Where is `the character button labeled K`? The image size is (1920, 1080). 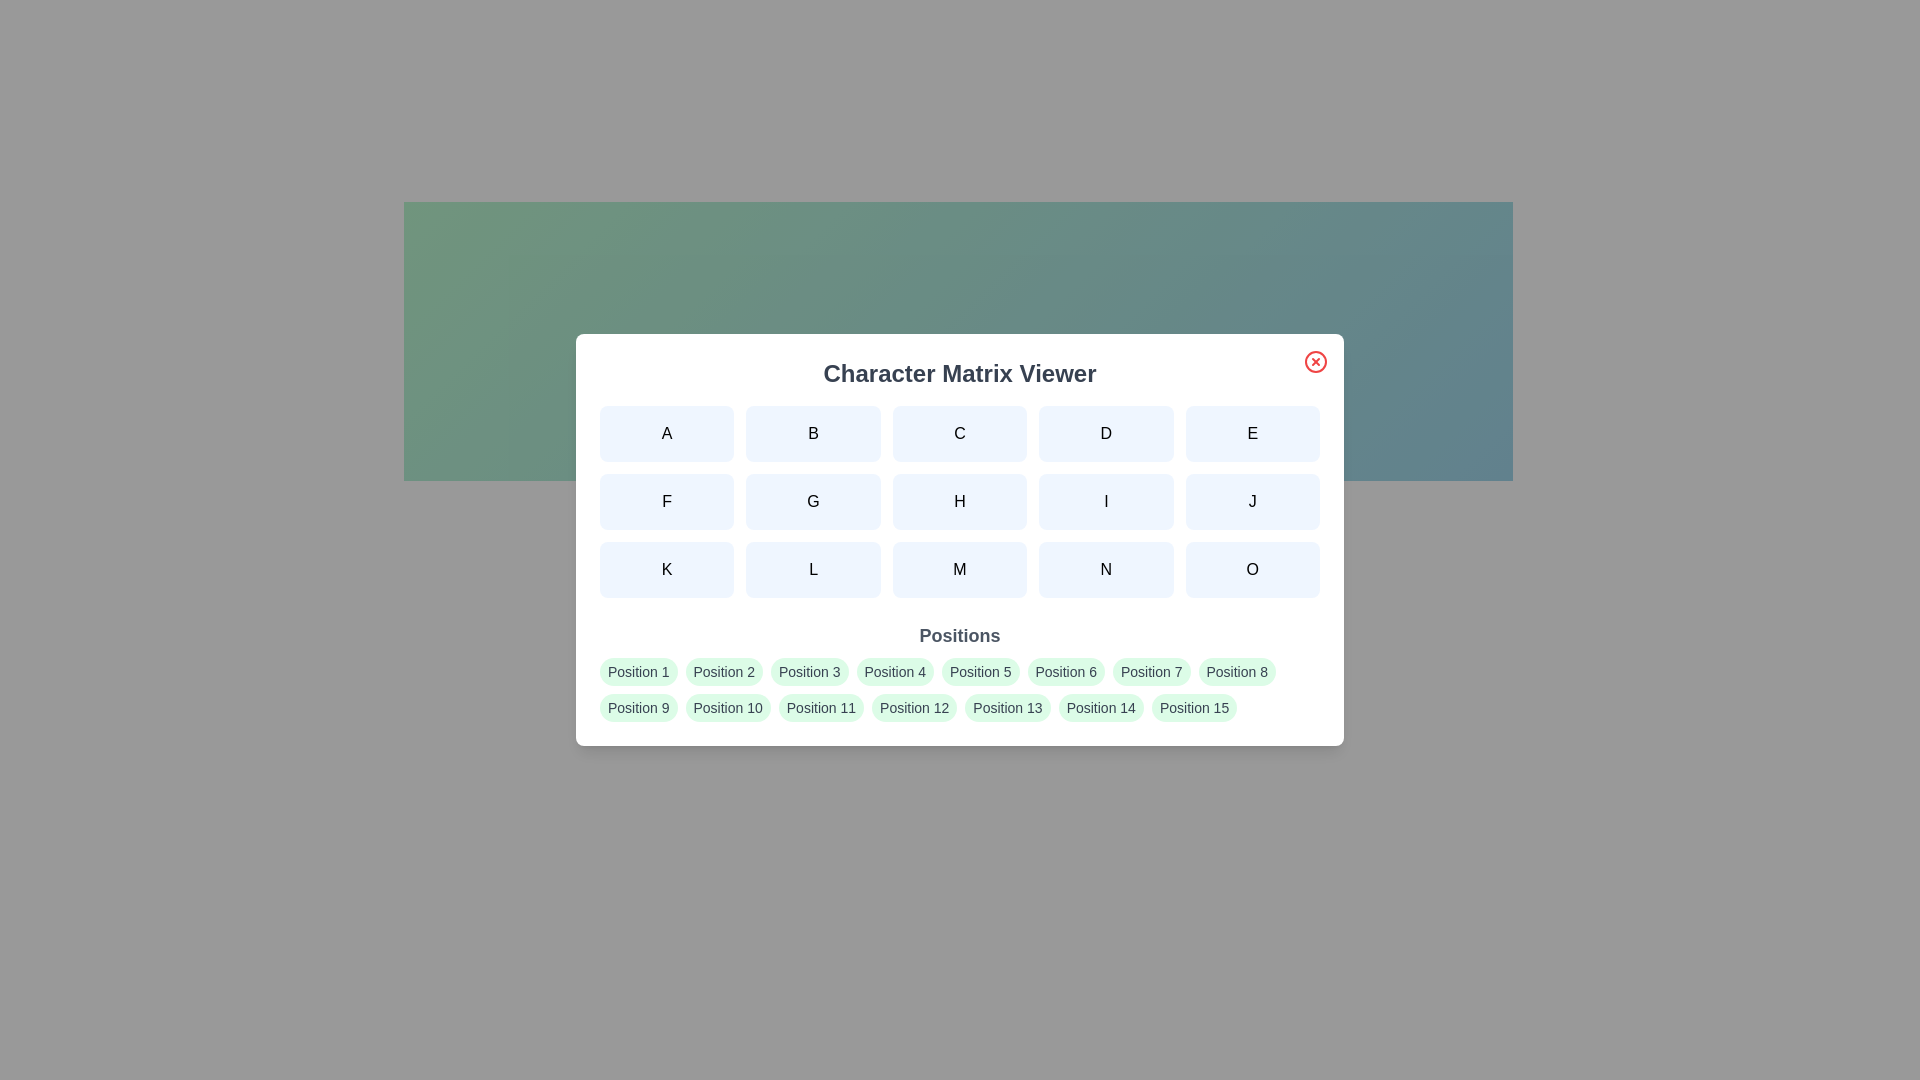 the character button labeled K is located at coordinates (667, 570).